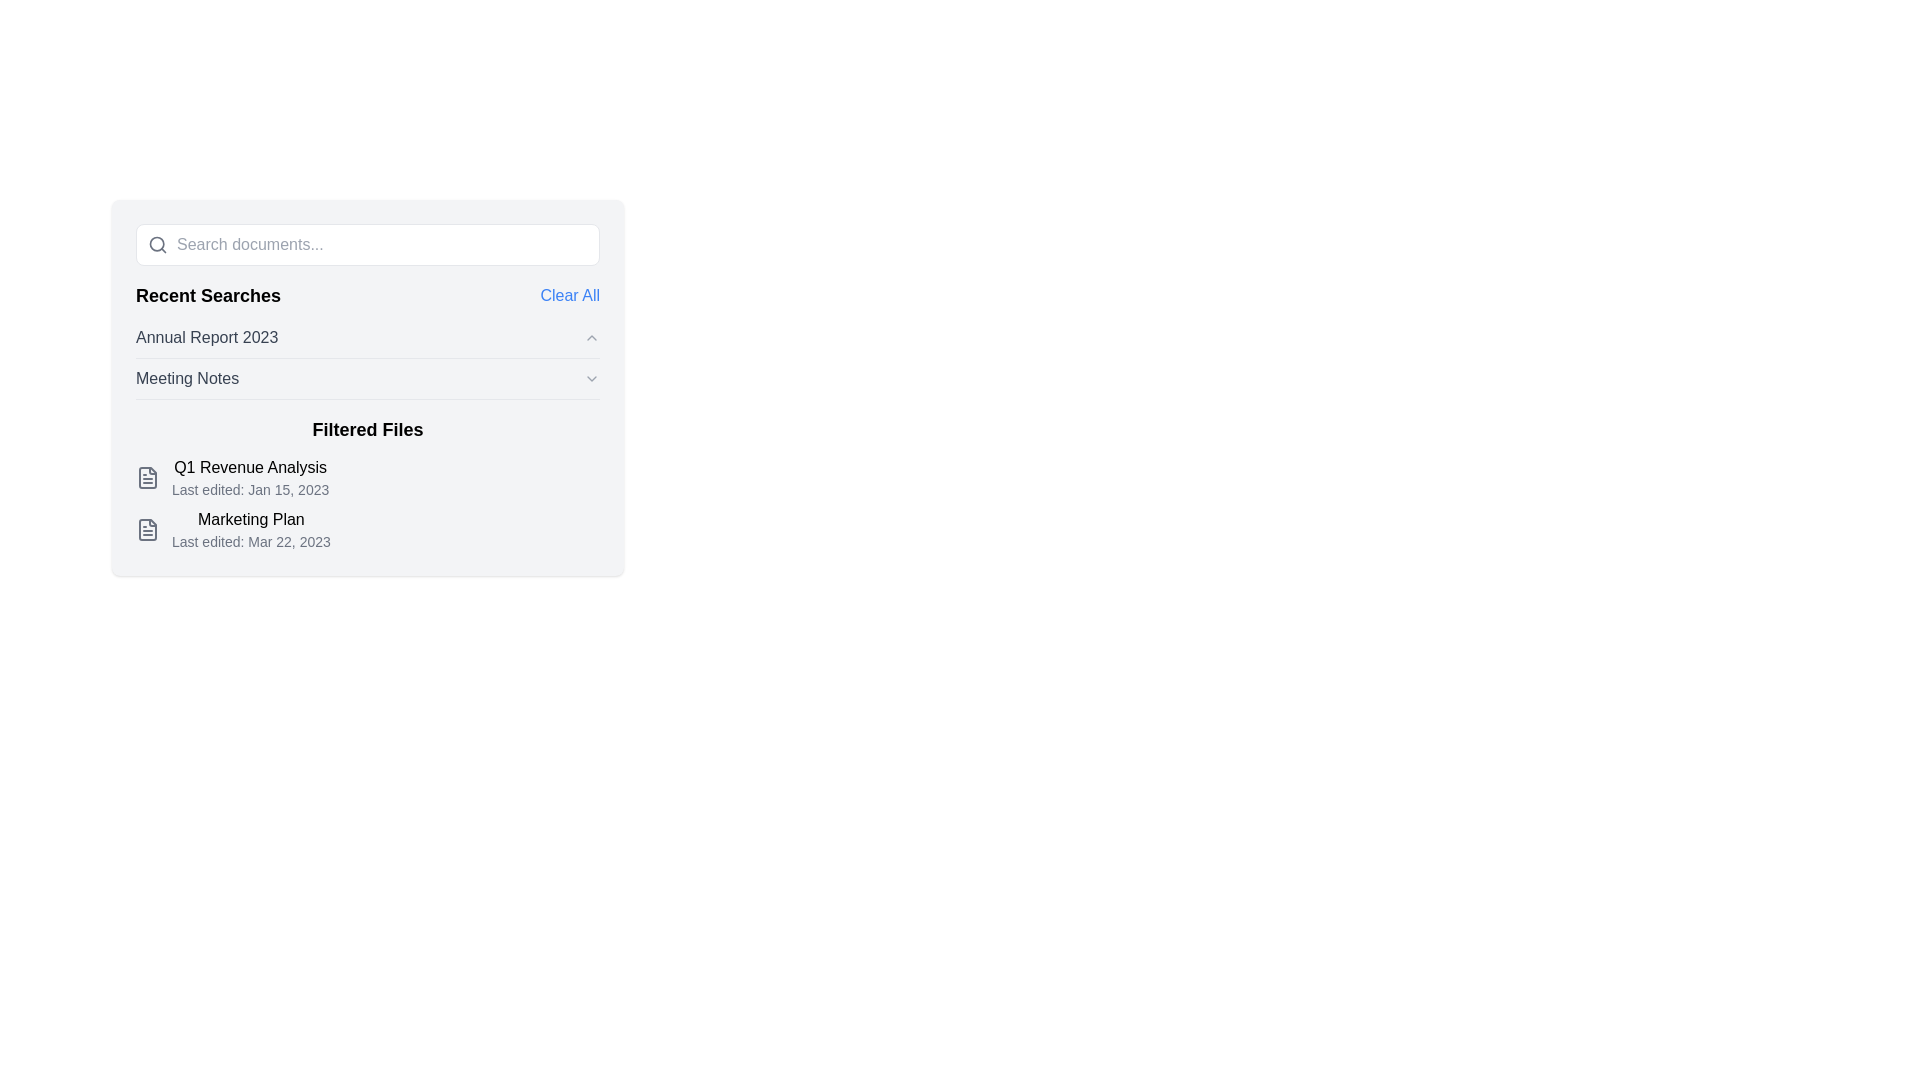 The height and width of the screenshot is (1080, 1920). What do you see at coordinates (249, 489) in the screenshot?
I see `static text label displaying 'Last edited: Jan 15, 2023', which is positioned directly below the bold title 'Q1 Revenue Analysis' within the 'Filtered Files' category` at bounding box center [249, 489].